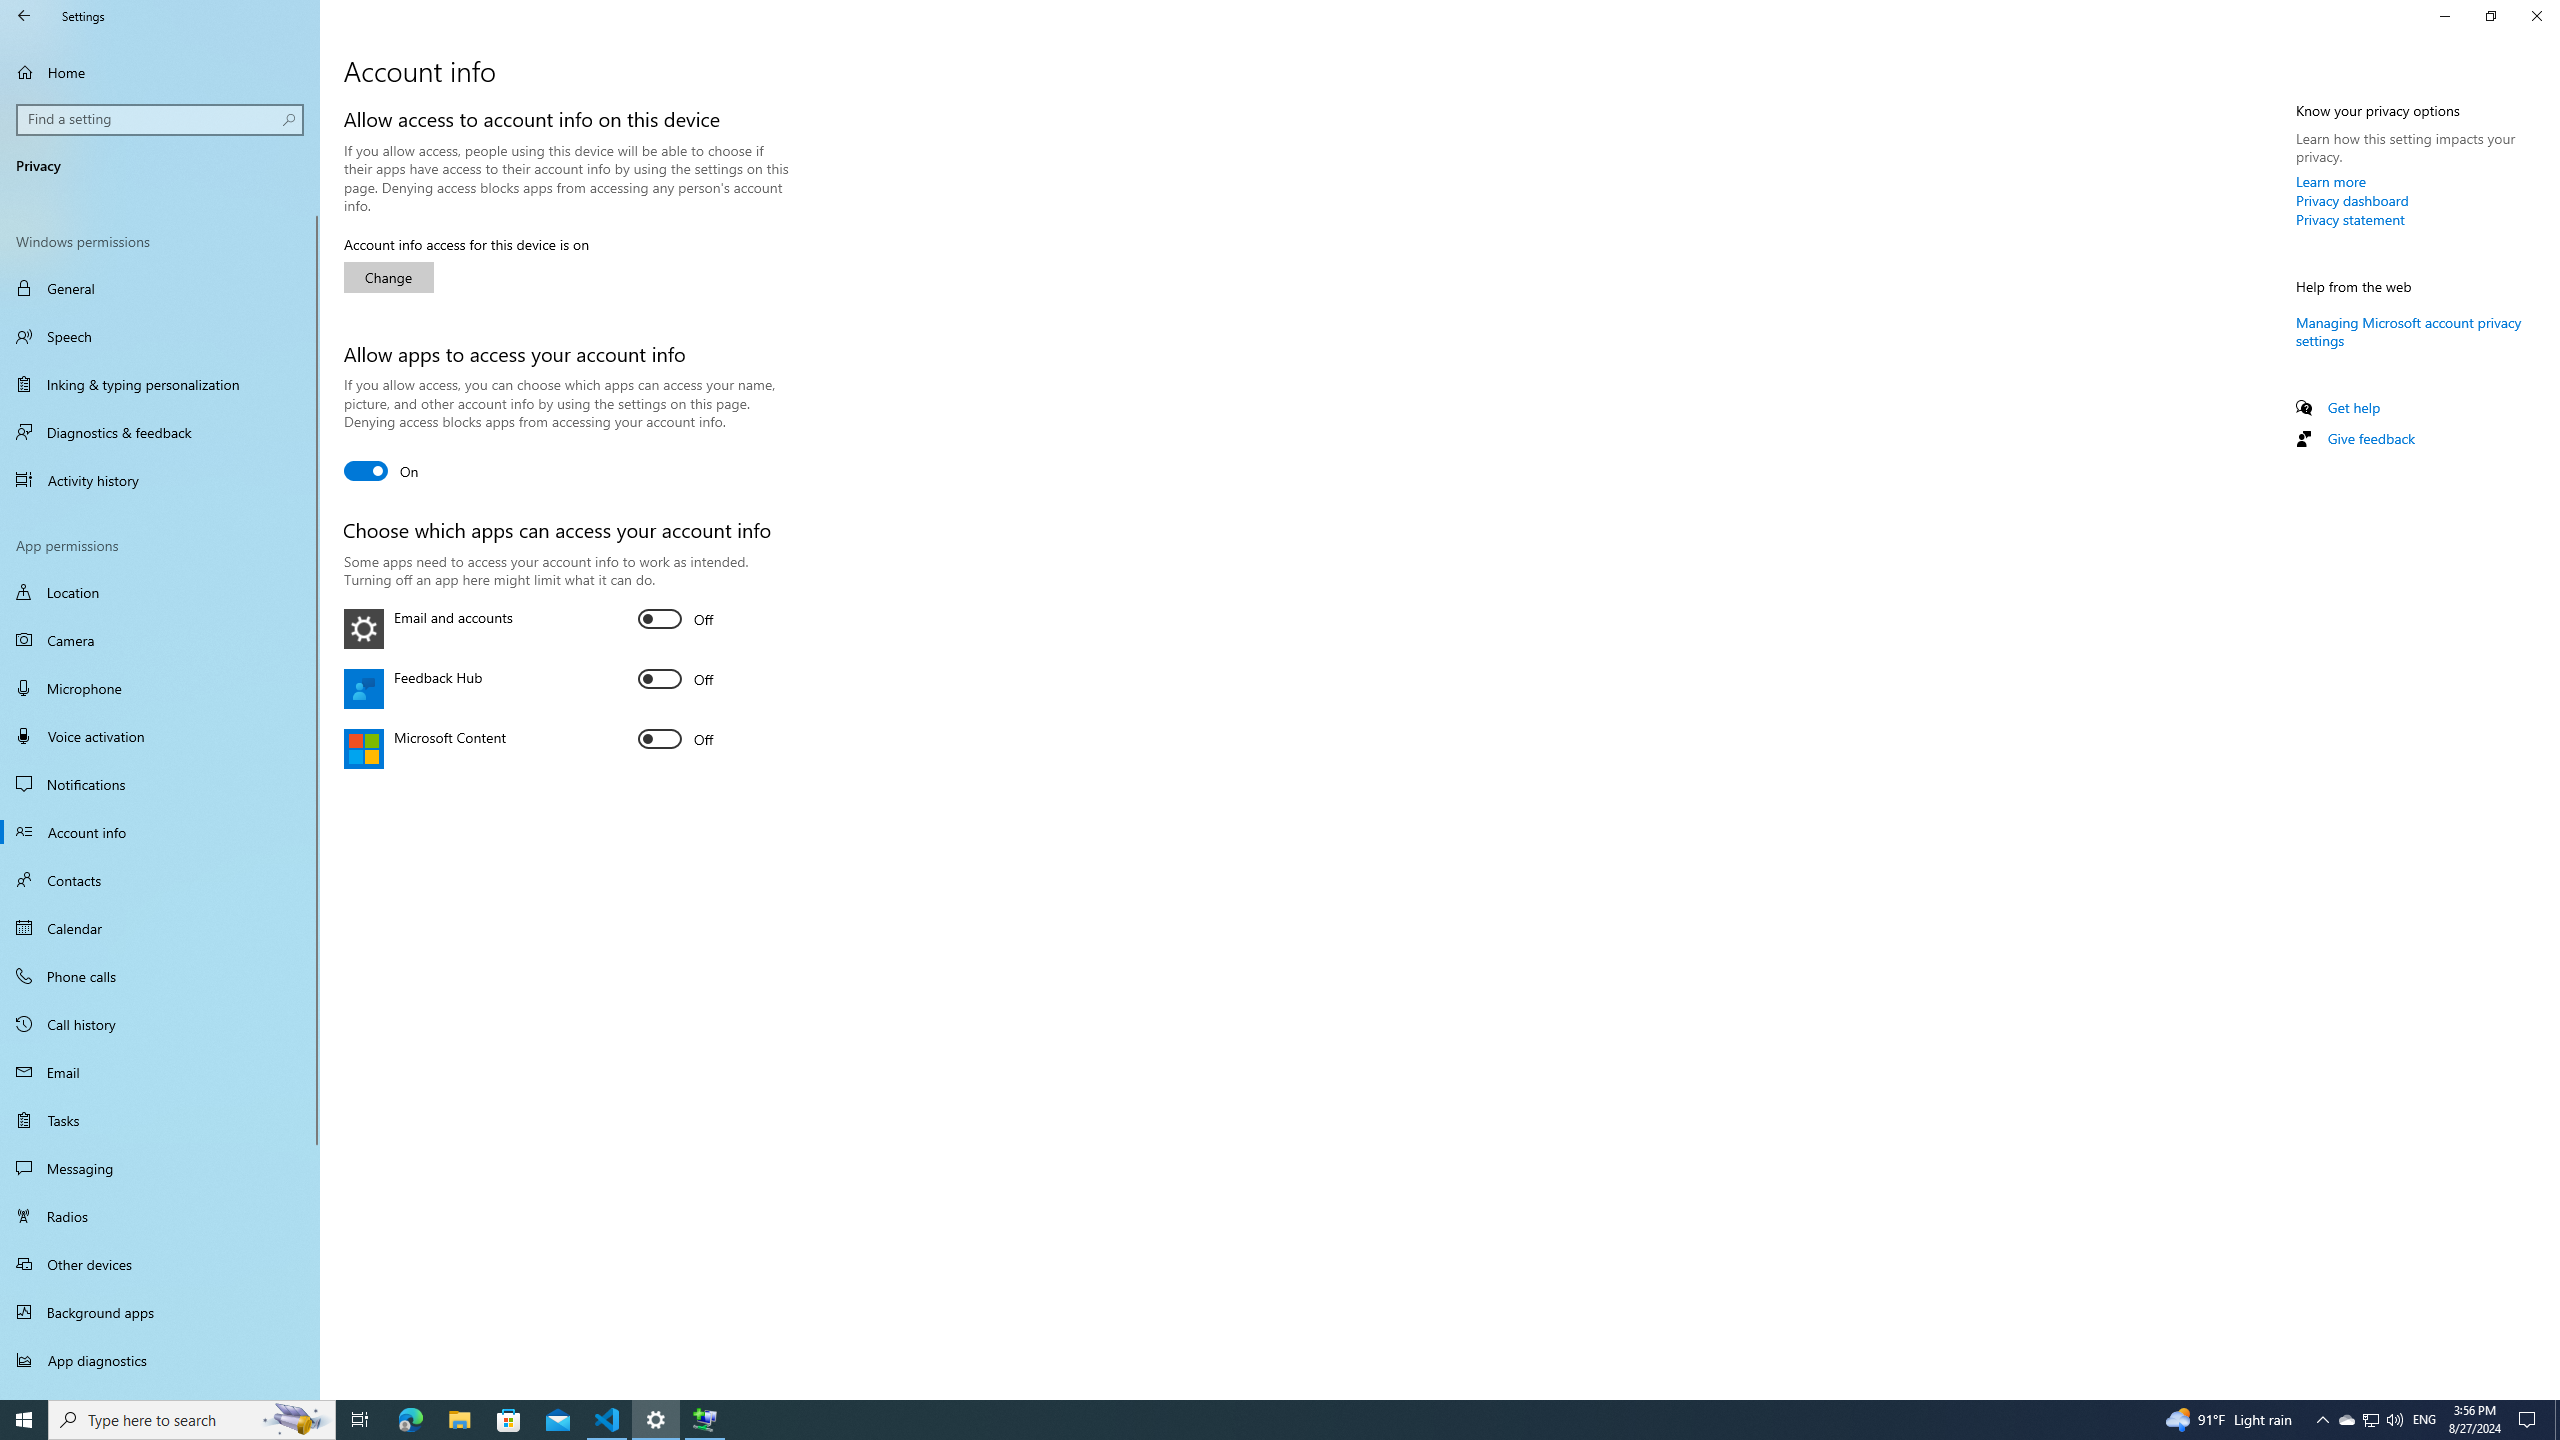 This screenshot has height=1440, width=2560. Describe the element at coordinates (2352, 199) in the screenshot. I see `'Privacy dashboard'` at that location.